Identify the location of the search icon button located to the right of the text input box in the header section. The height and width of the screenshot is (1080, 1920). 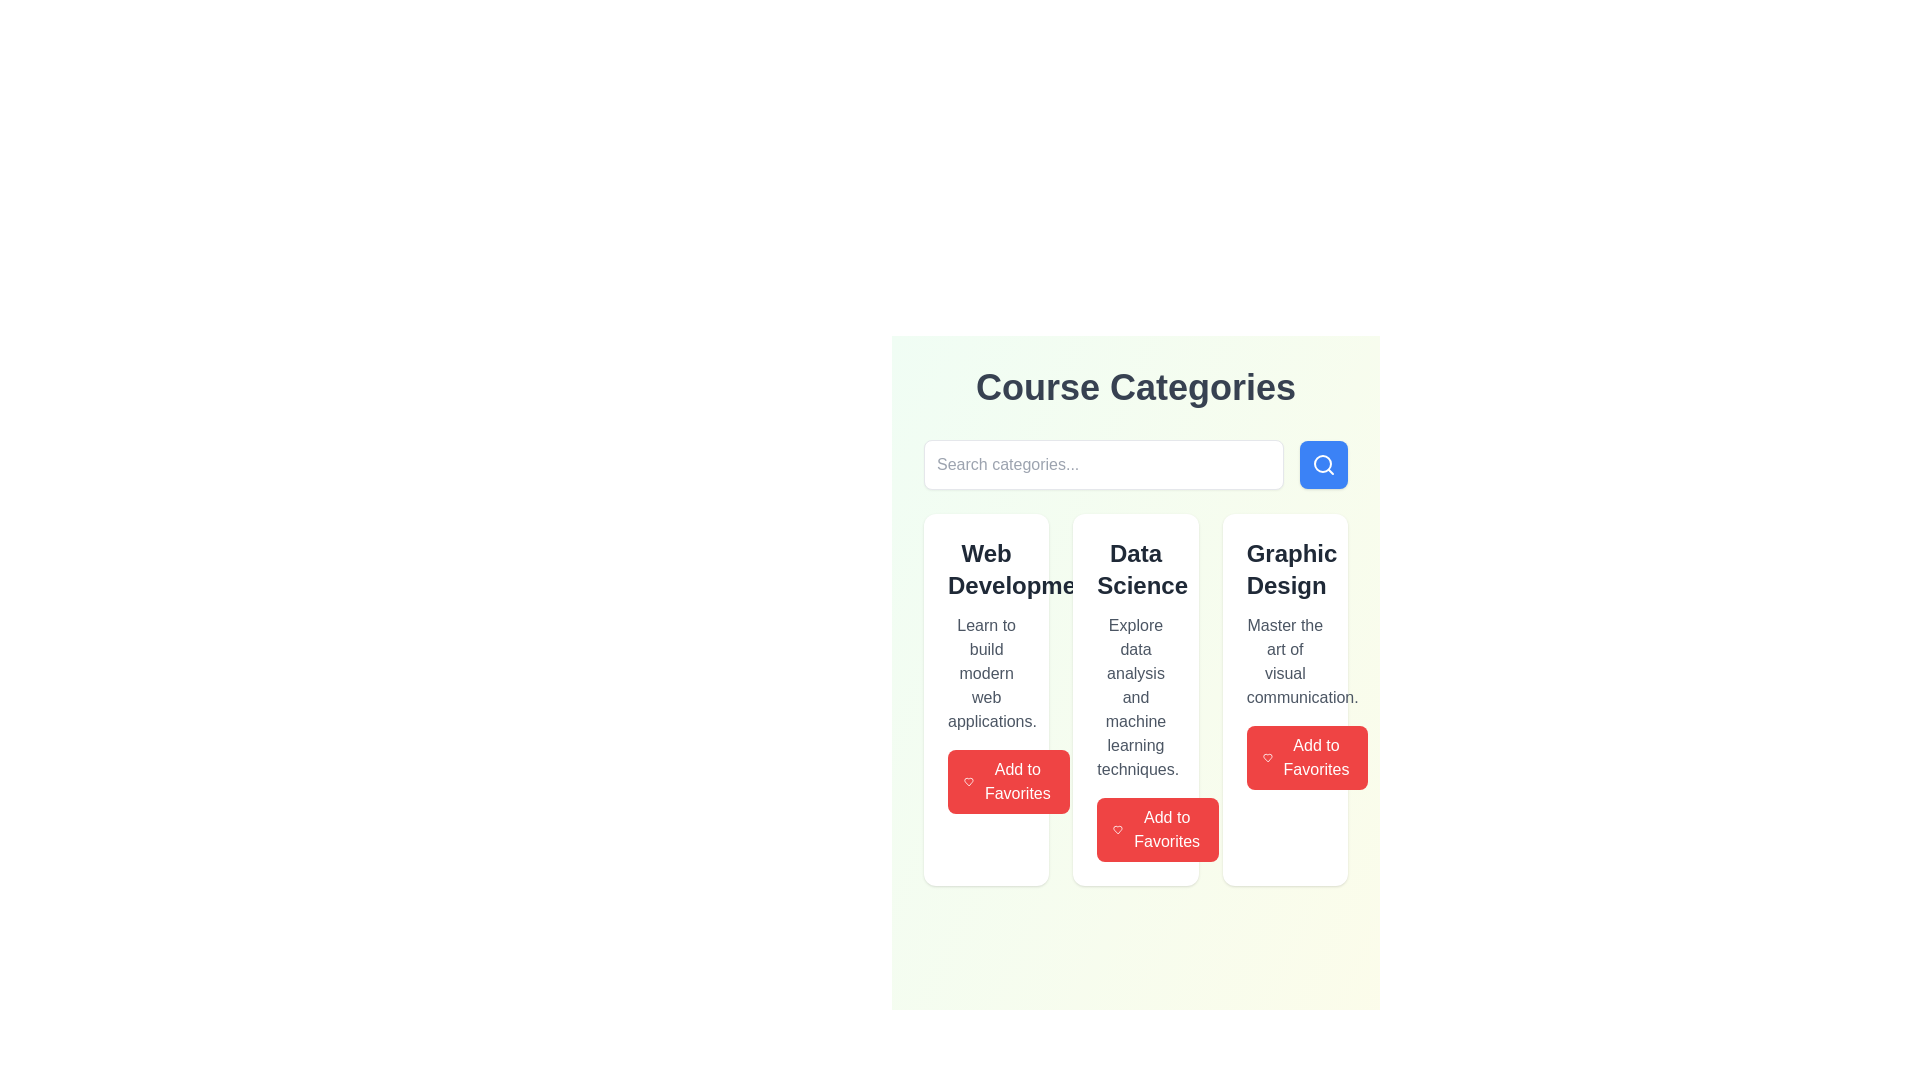
(1324, 465).